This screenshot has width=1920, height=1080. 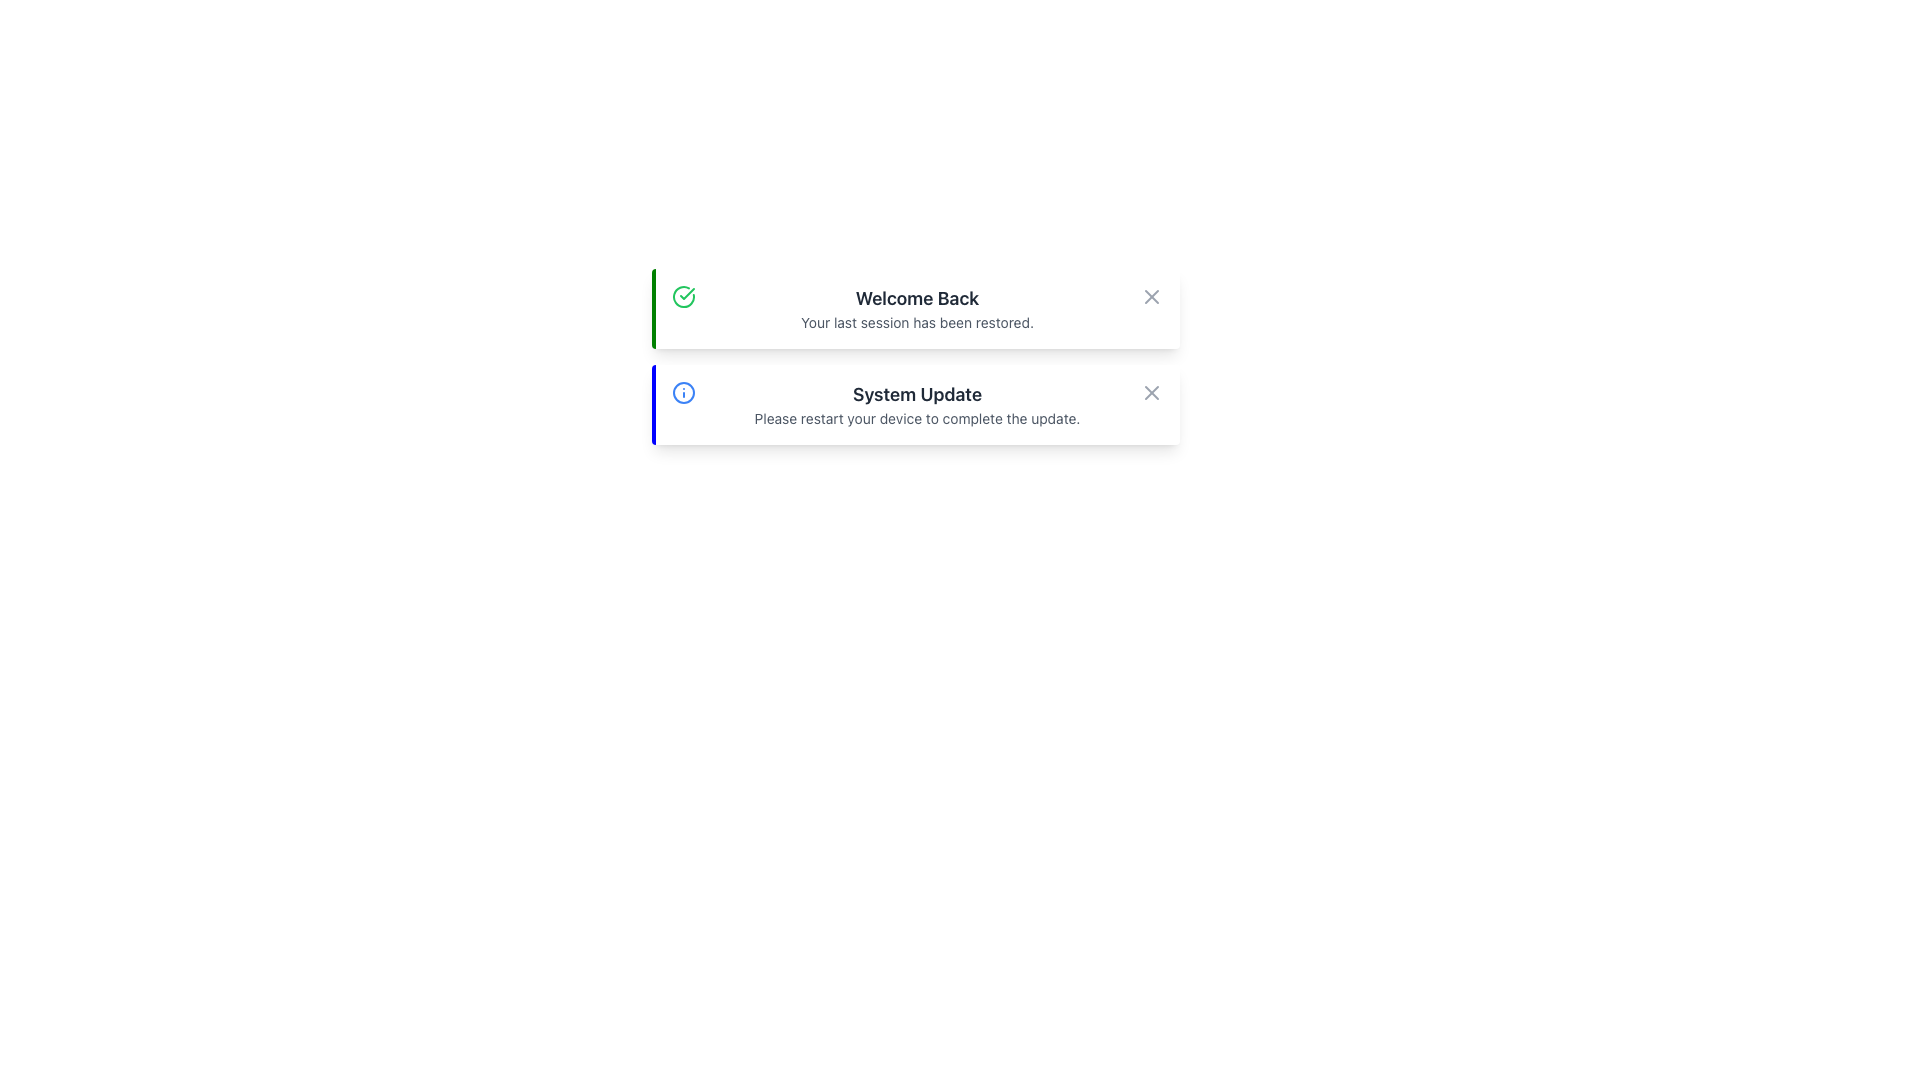 What do you see at coordinates (916, 418) in the screenshot?
I see `informational text displayed in light gray, located below the bold heading 'System Update'` at bounding box center [916, 418].